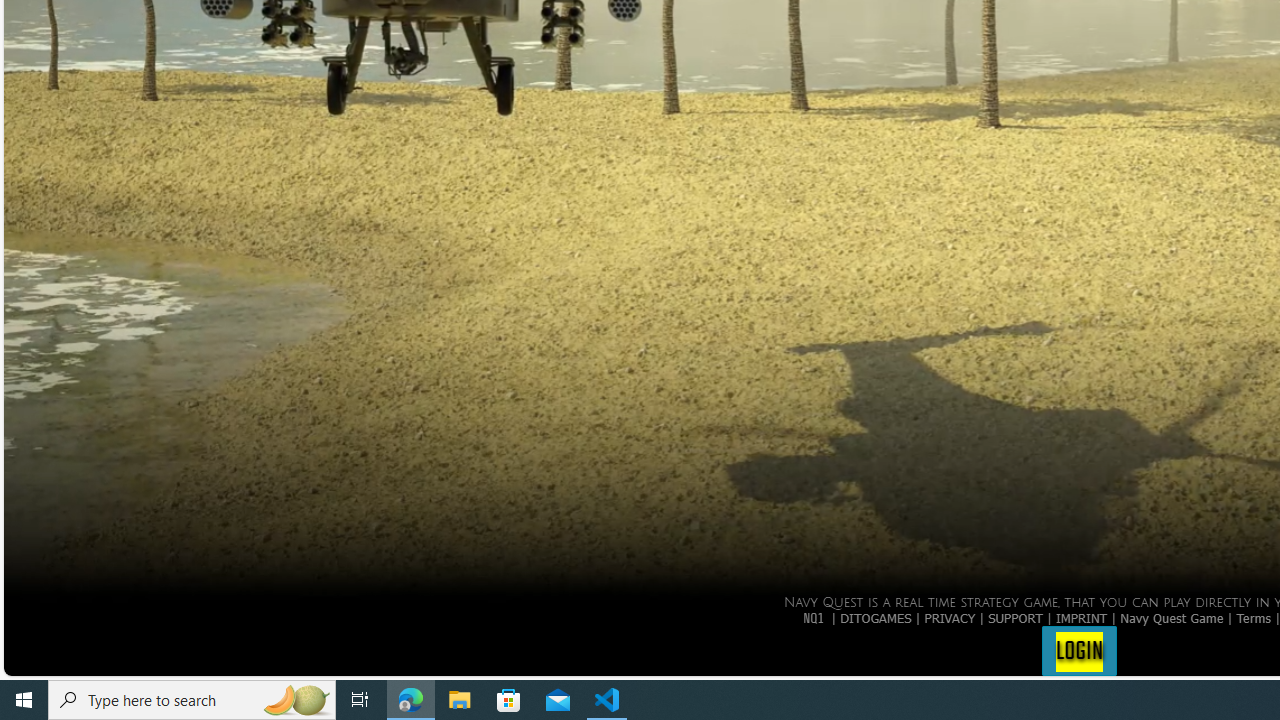 This screenshot has height=720, width=1280. Describe the element at coordinates (192, 698) in the screenshot. I see `'Type here to search'` at that location.